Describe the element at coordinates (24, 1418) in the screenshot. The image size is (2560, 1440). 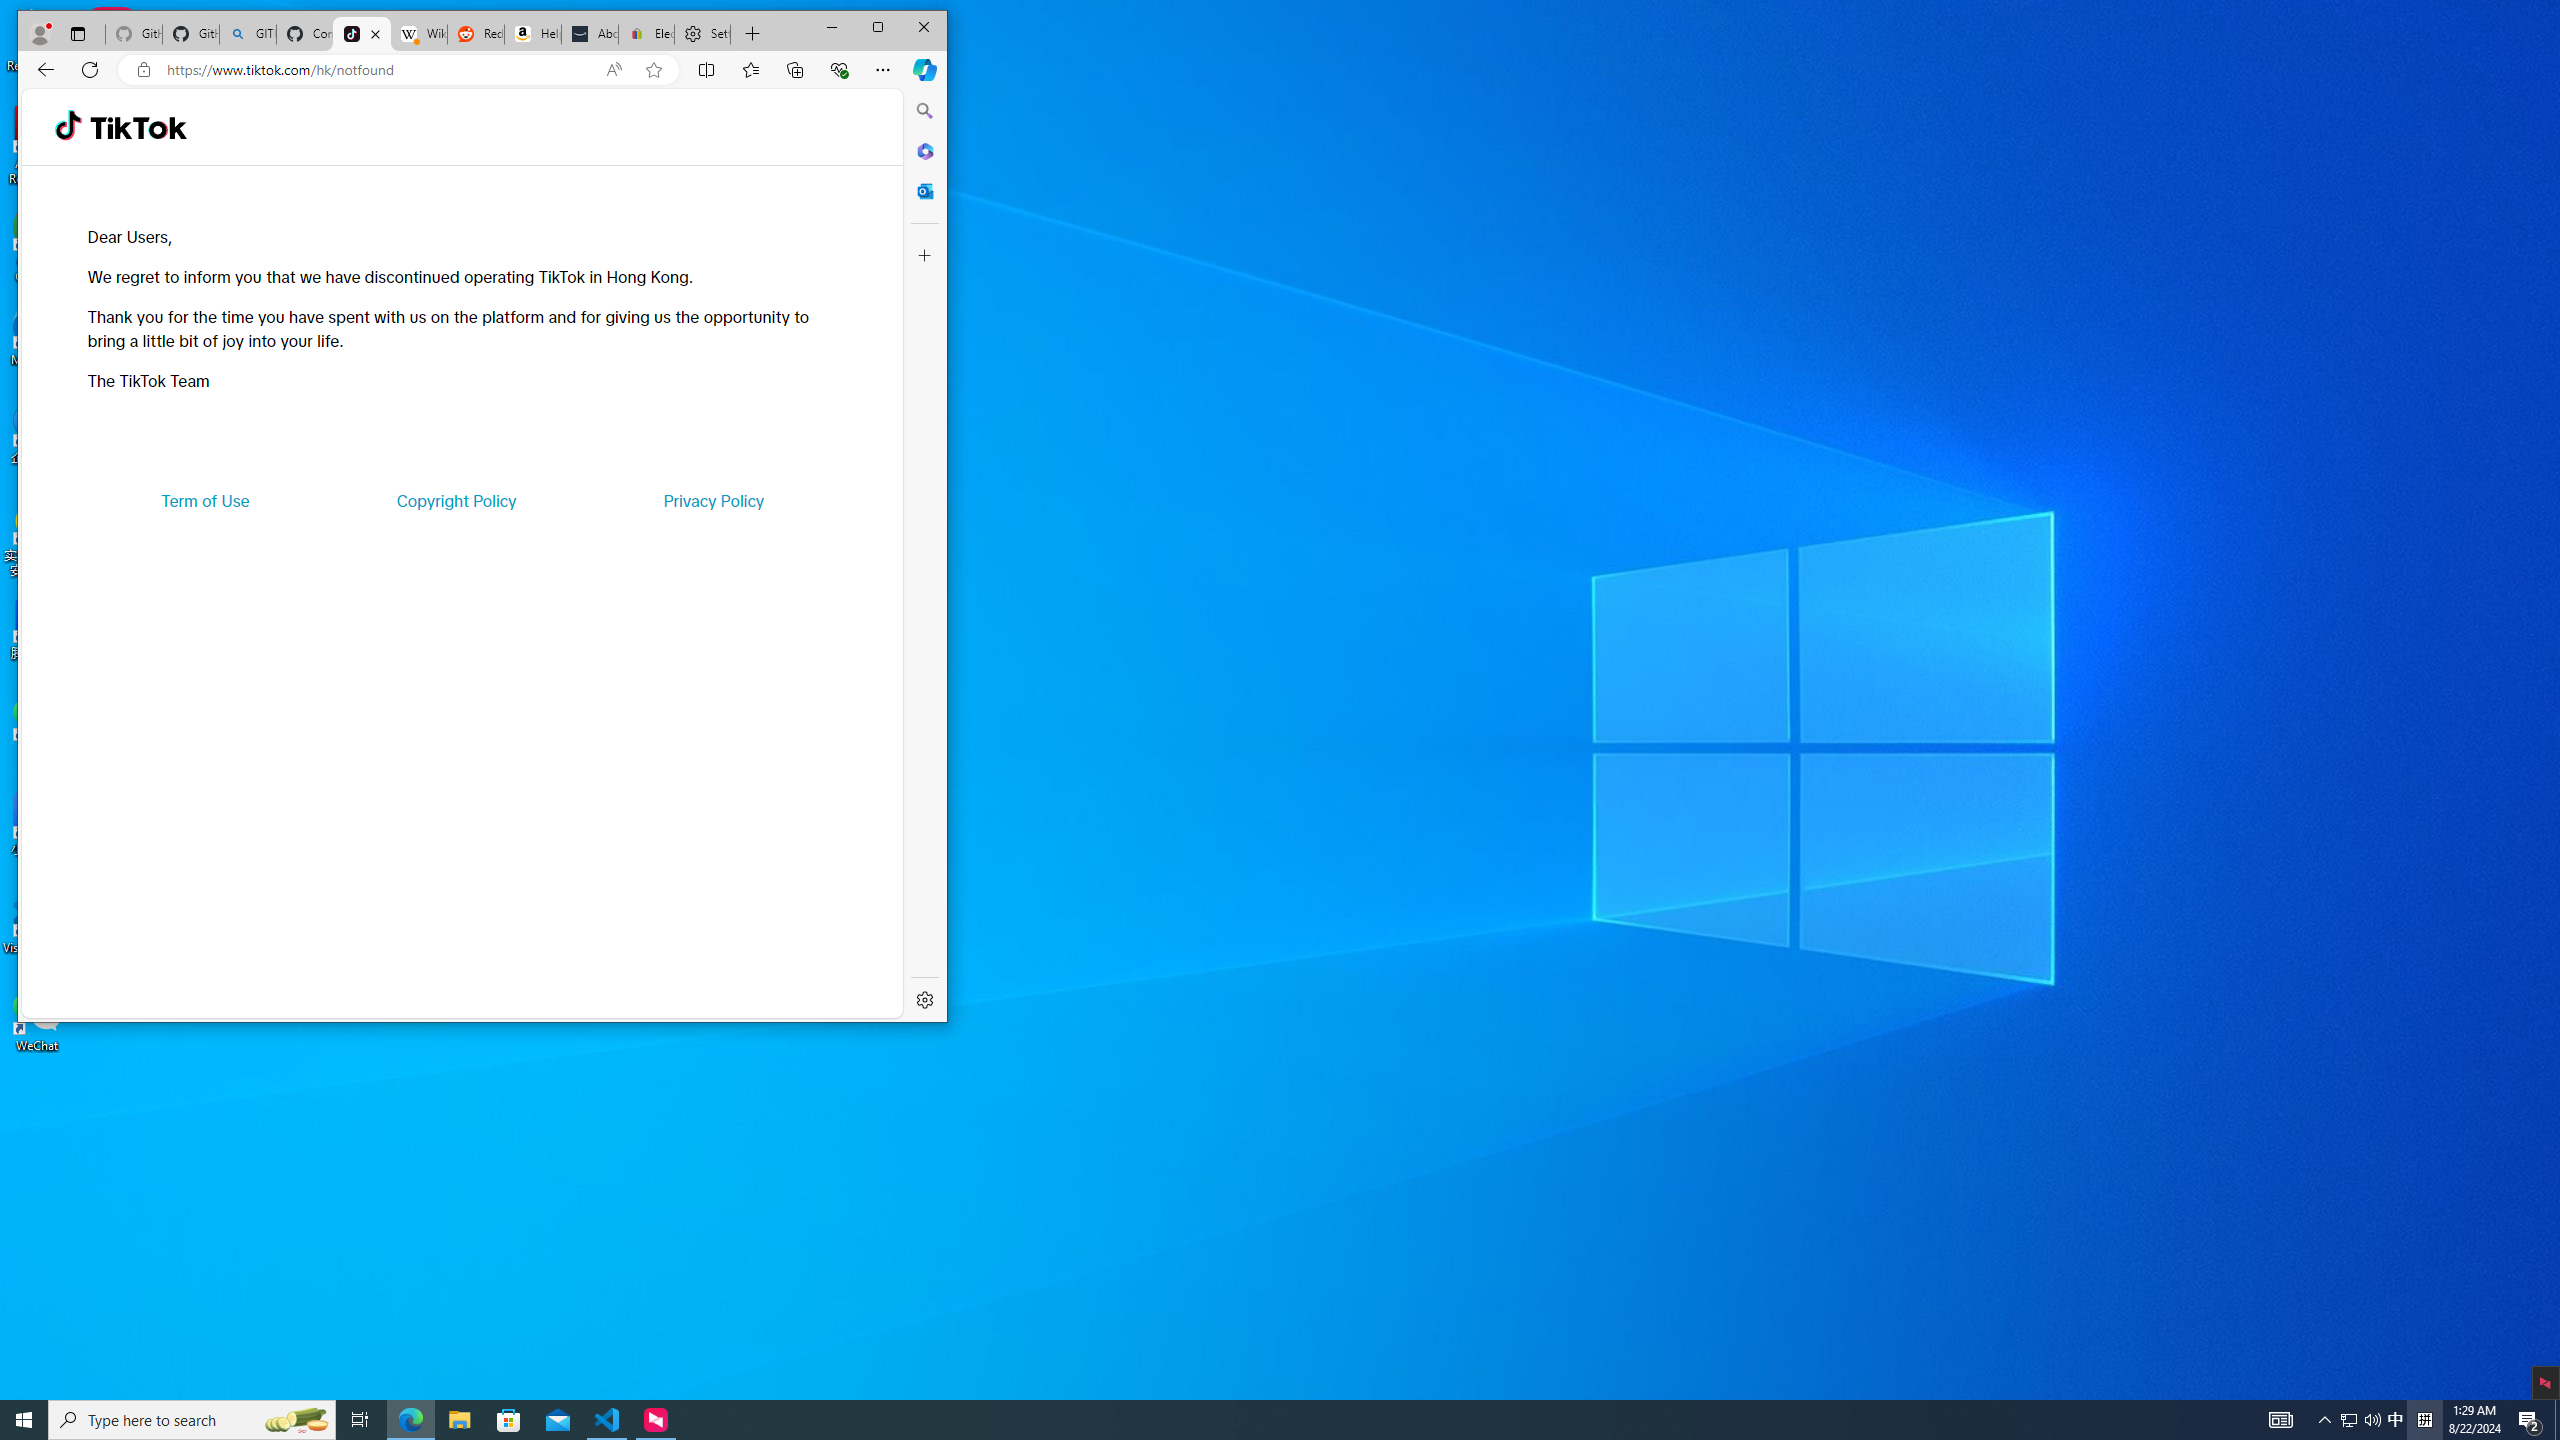
I see `'Start'` at that location.